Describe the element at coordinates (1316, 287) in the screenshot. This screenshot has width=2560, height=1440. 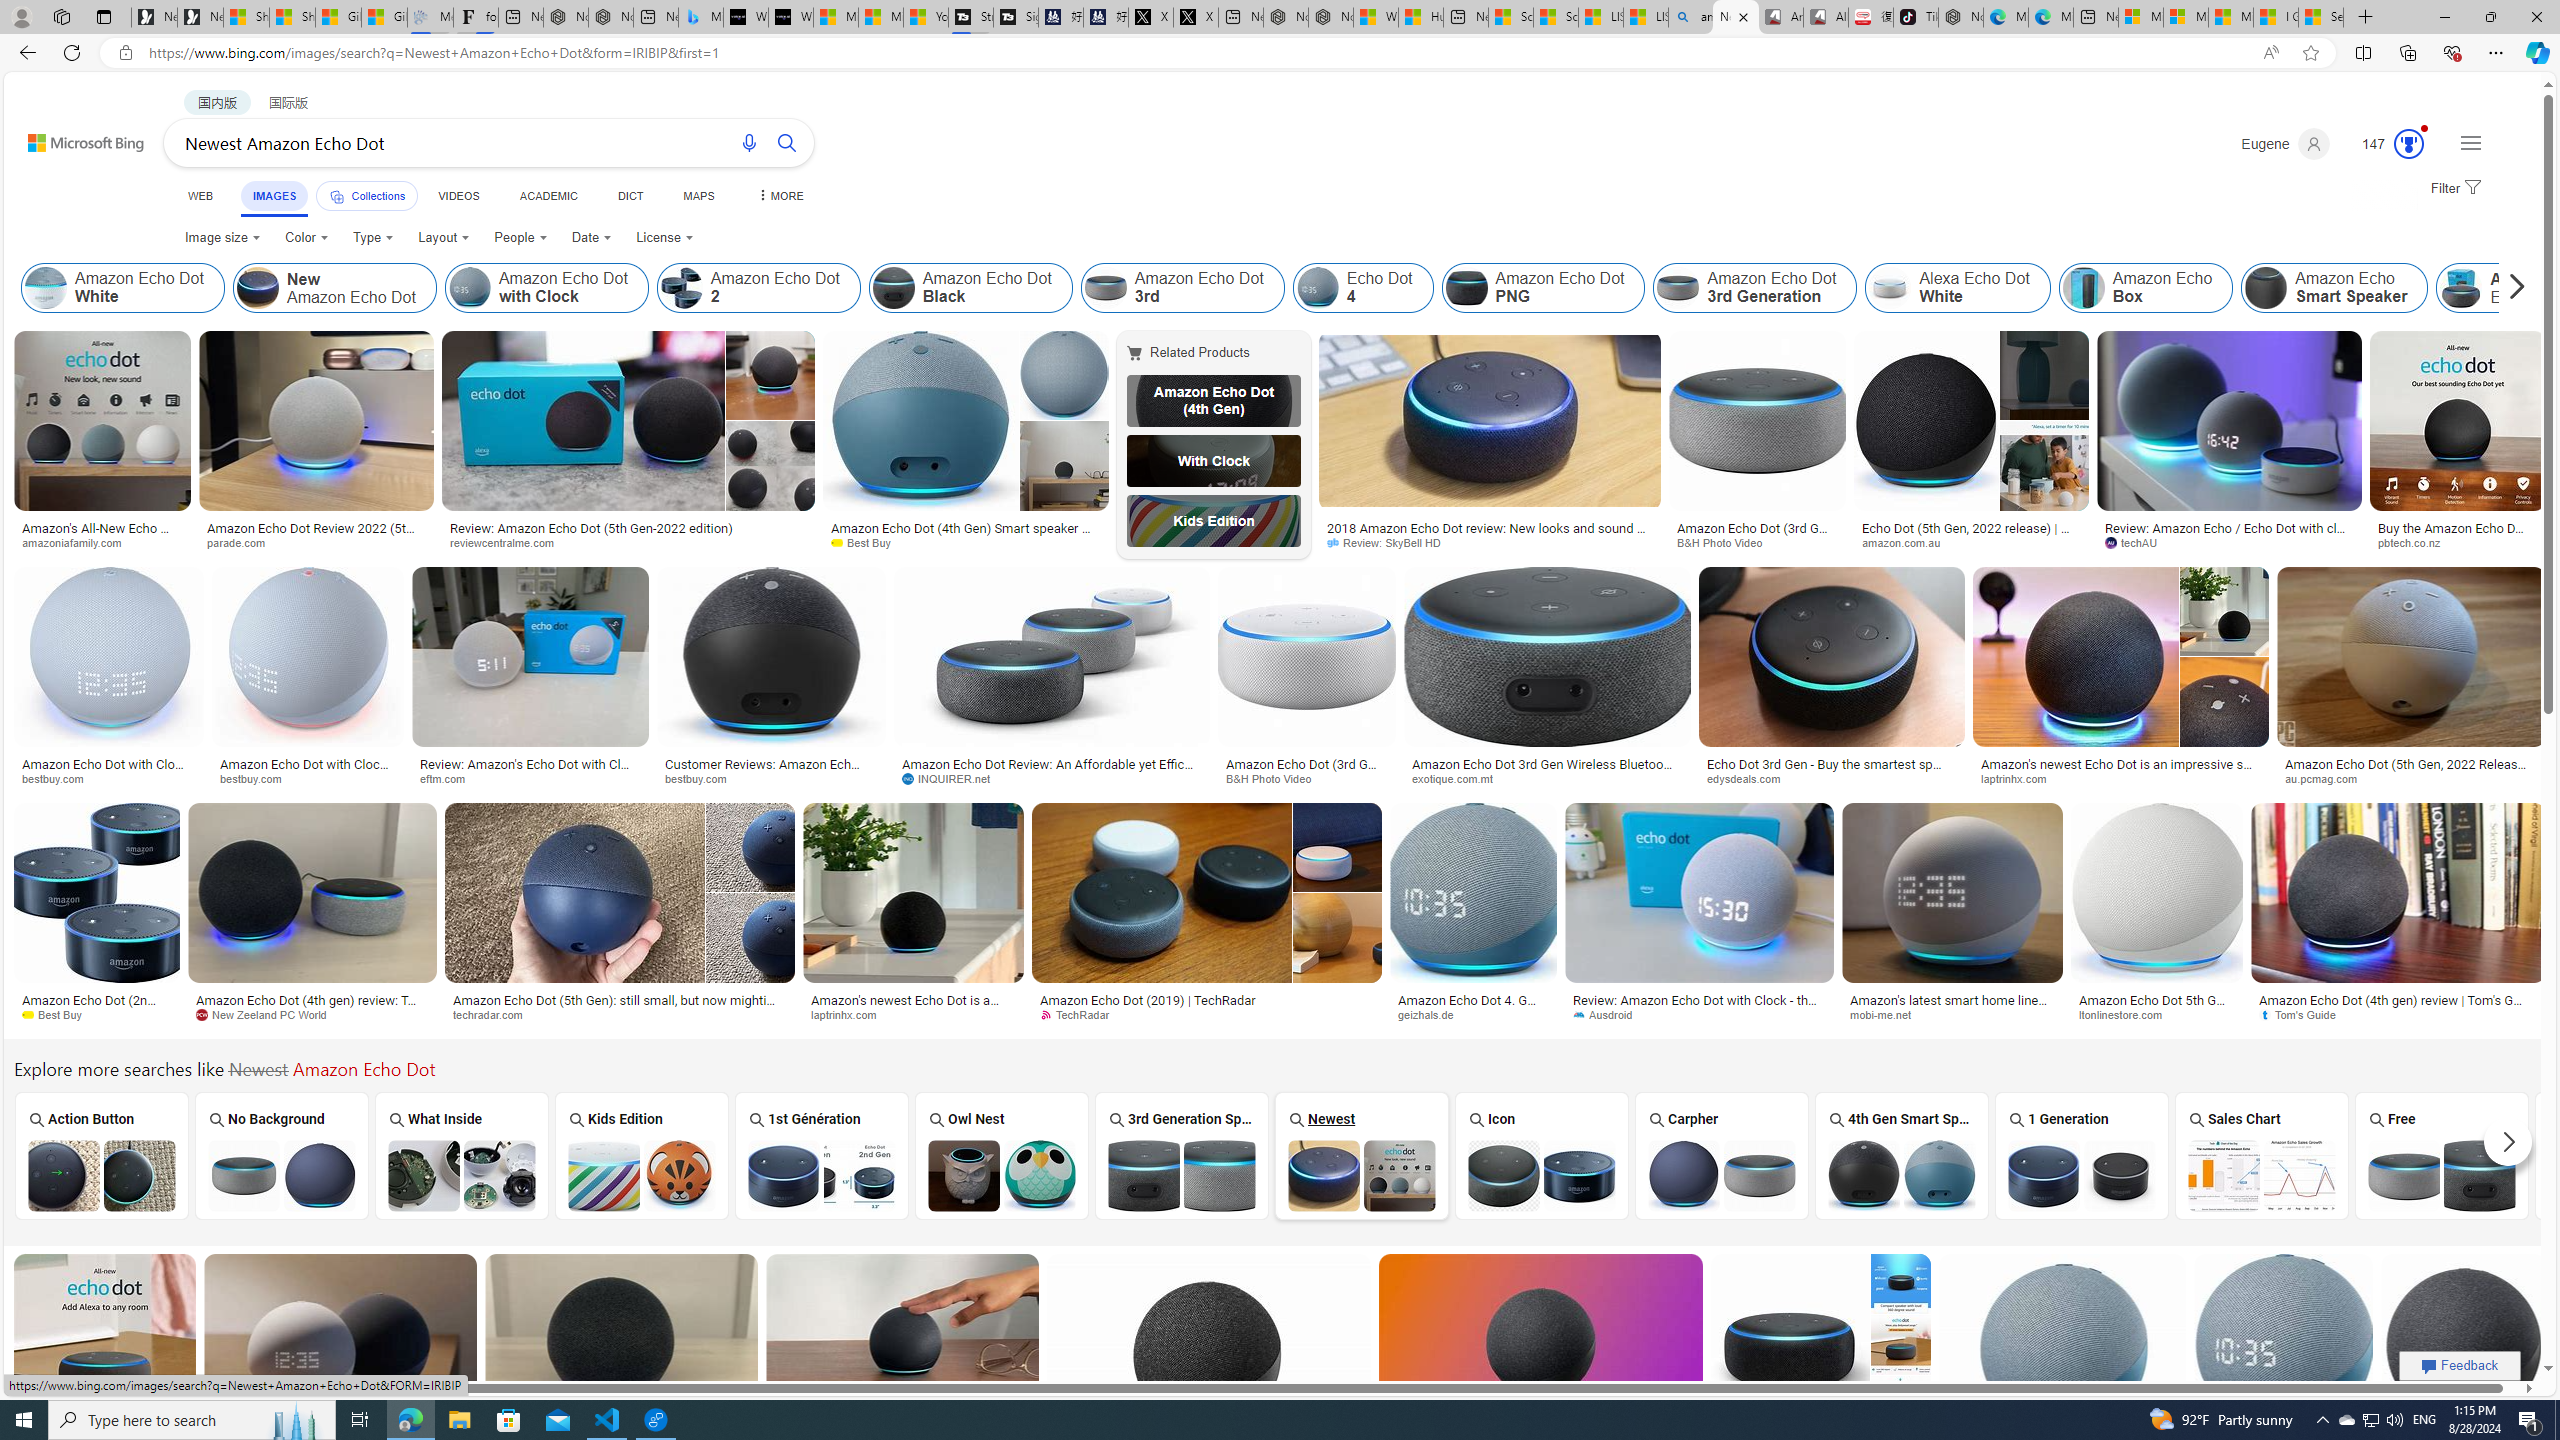
I see `'Echo Dot 4'` at that location.